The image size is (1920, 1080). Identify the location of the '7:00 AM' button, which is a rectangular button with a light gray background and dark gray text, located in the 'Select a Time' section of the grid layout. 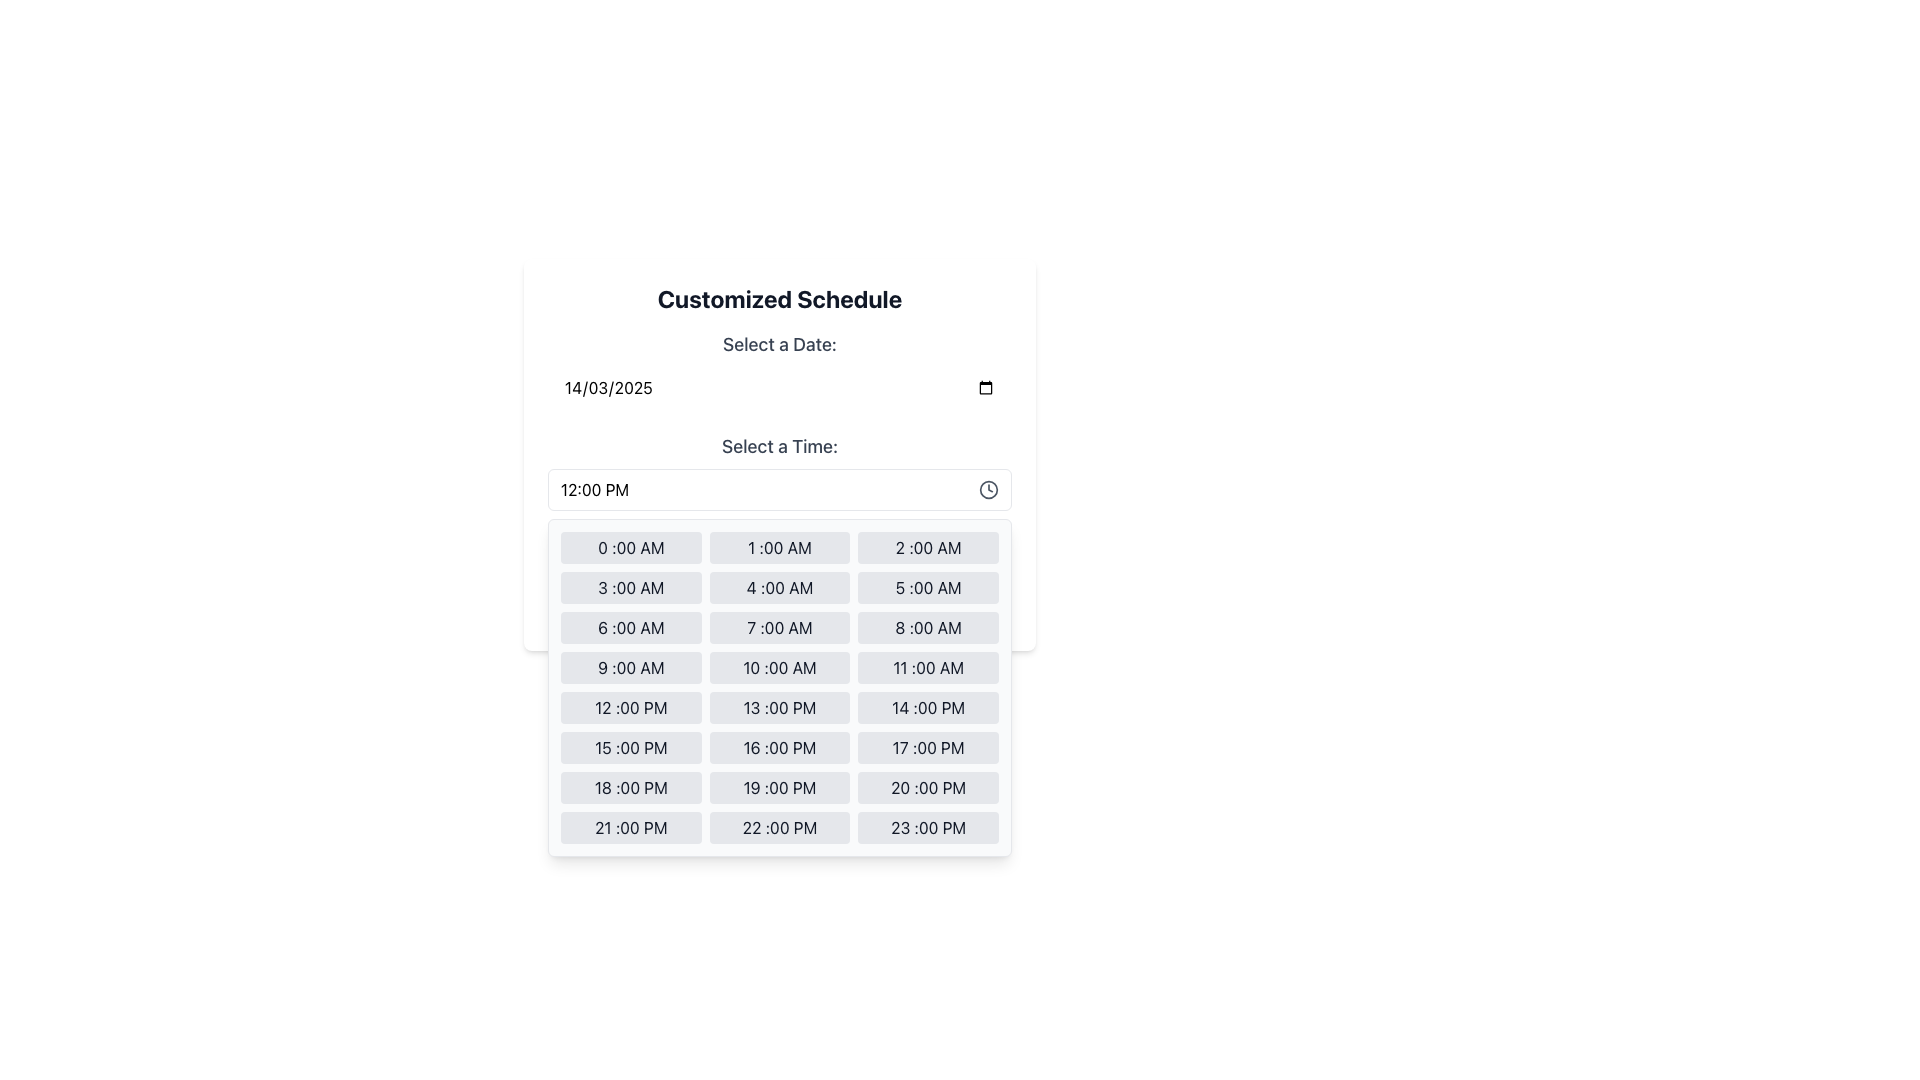
(778, 627).